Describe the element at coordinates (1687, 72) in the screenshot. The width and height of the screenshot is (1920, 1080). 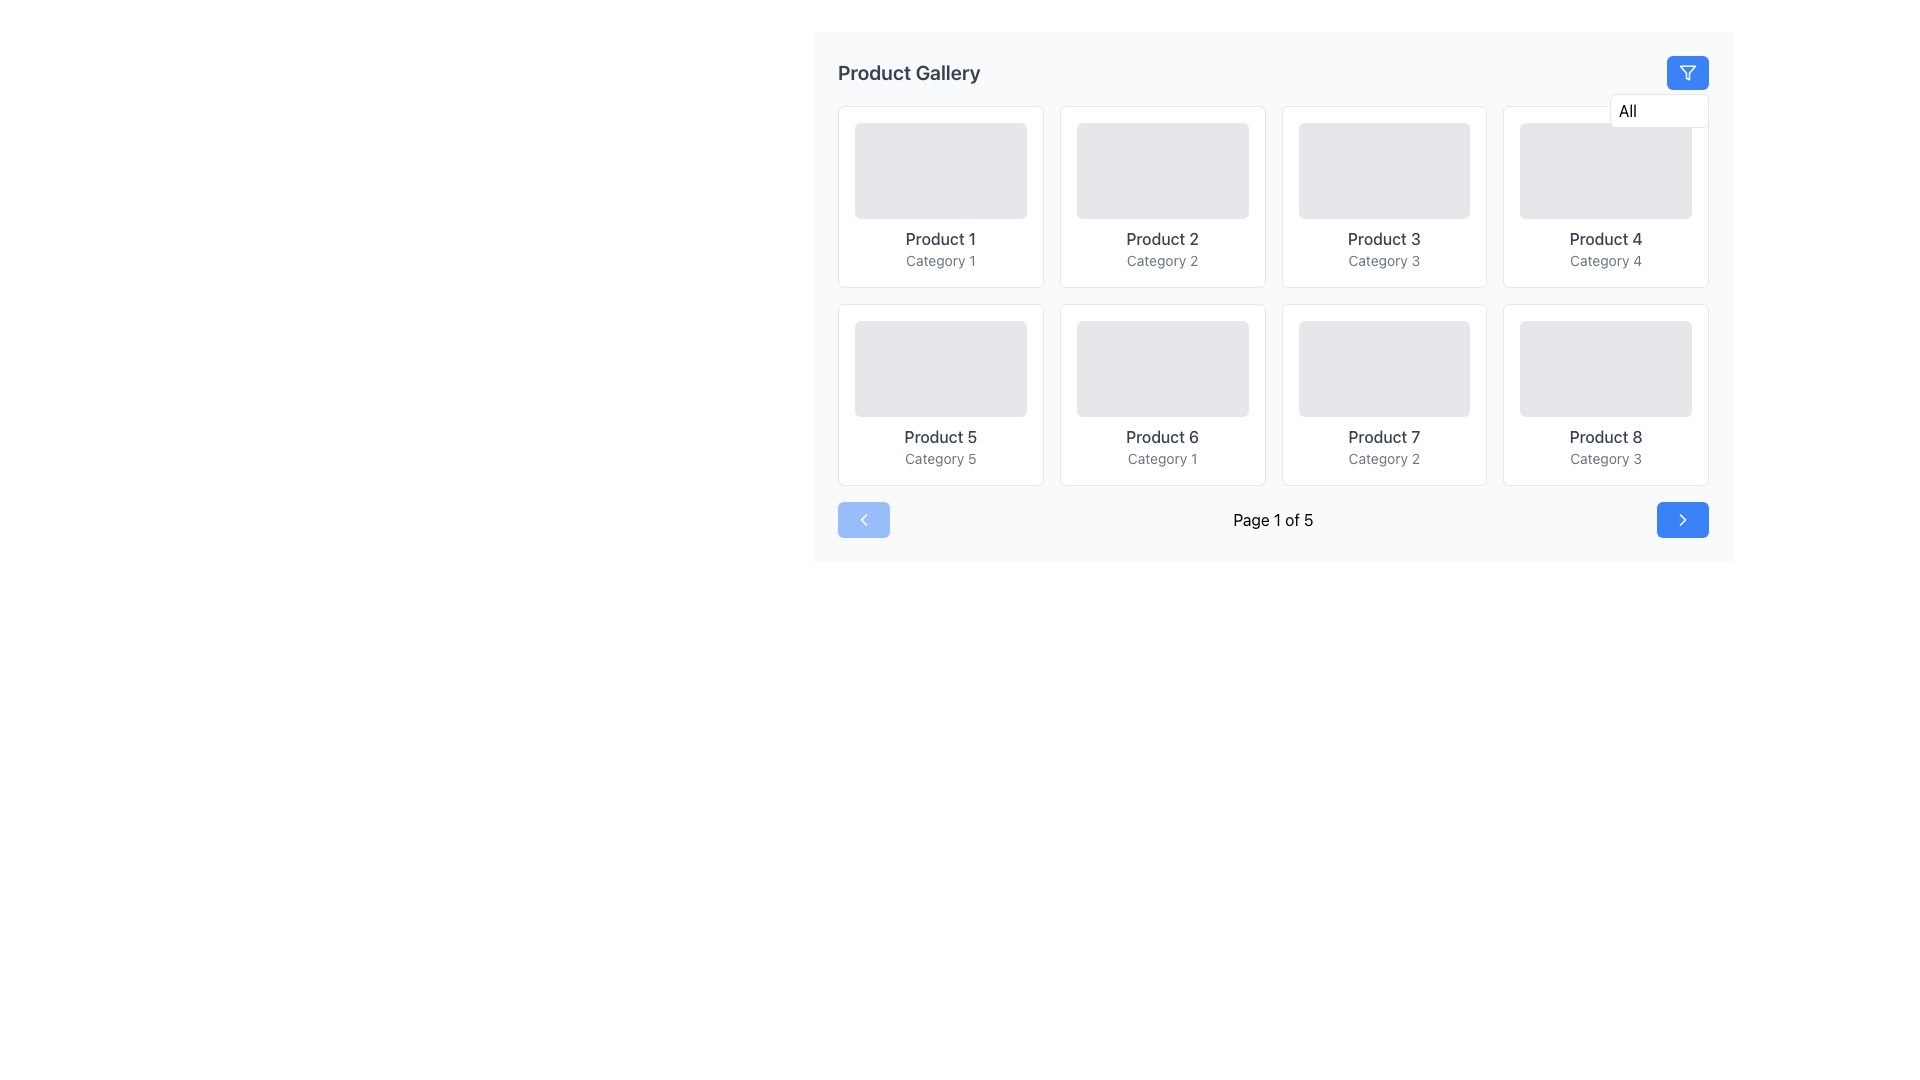
I see `the filter icon located inside the blue circular button at the top-right corner of the interface, which is part of the 'All' dropdown for filtering options` at that location.